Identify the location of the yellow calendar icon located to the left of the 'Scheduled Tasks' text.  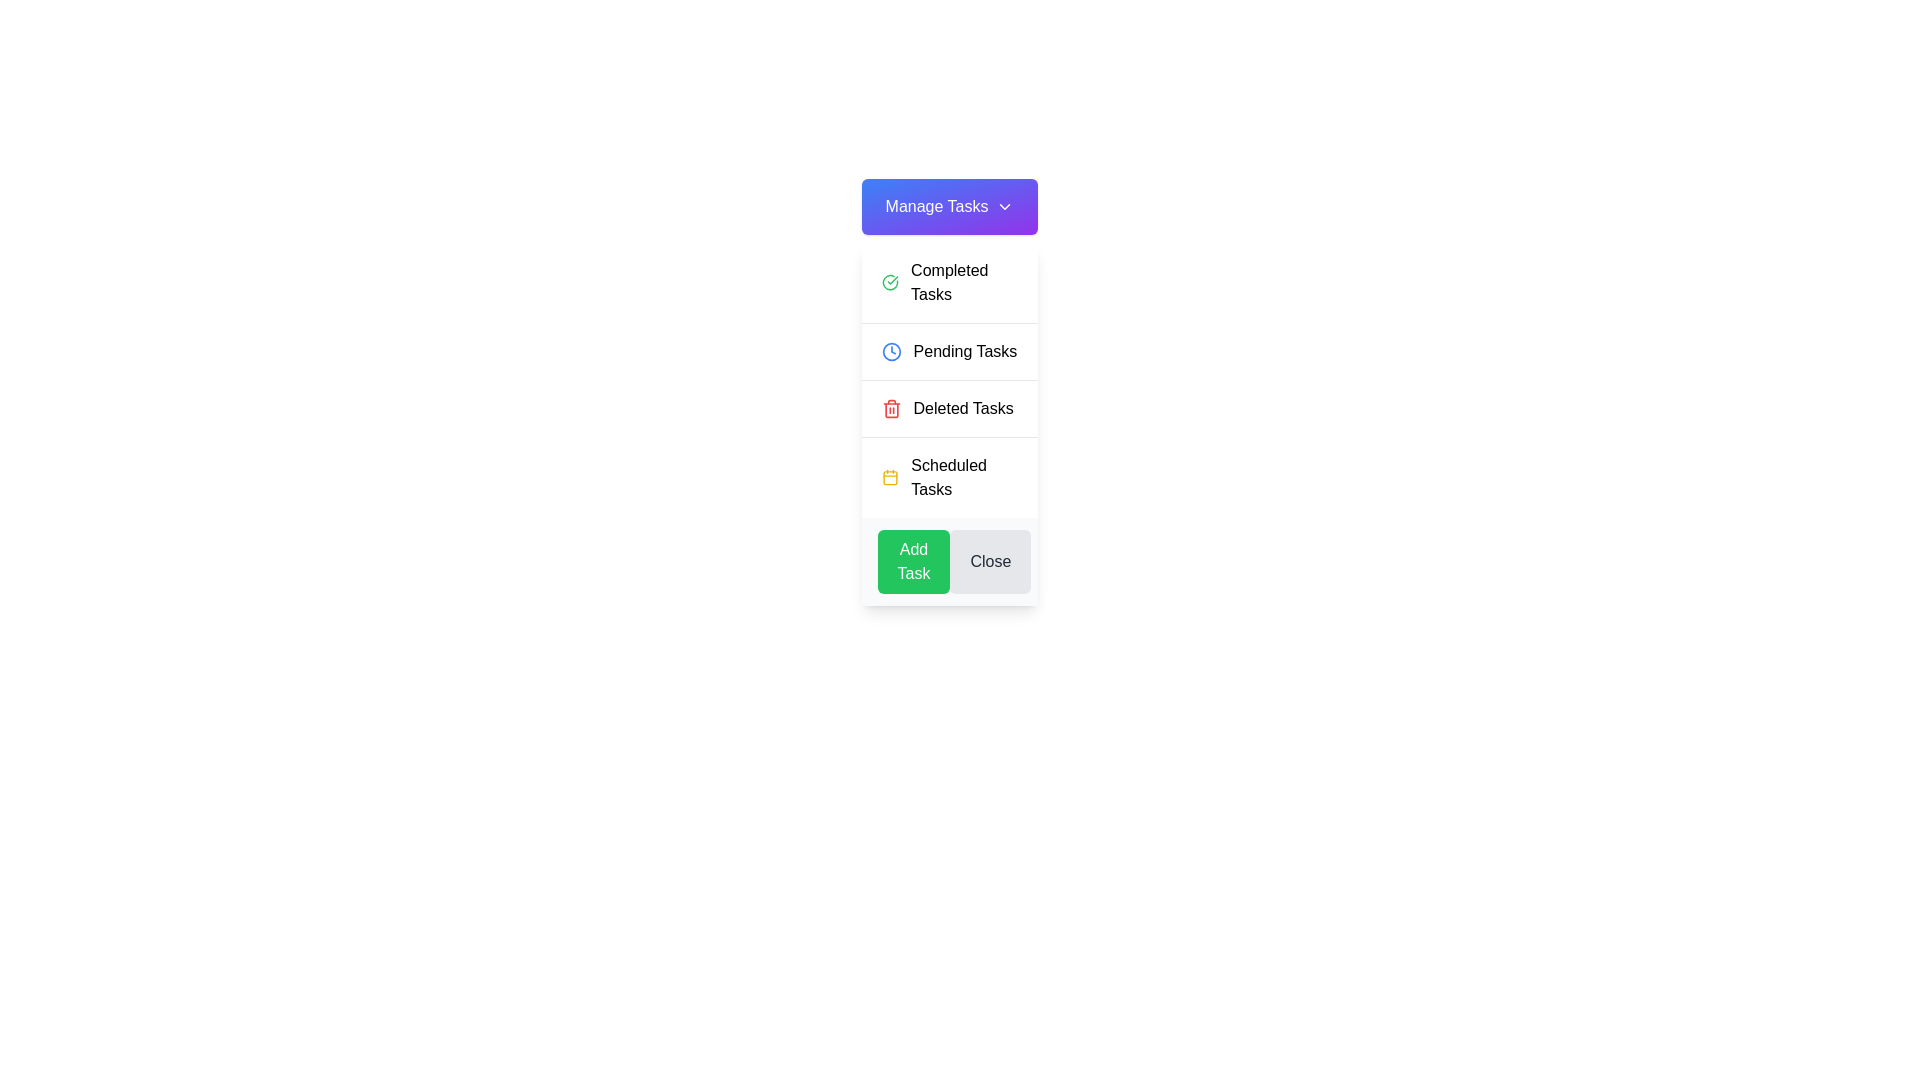
(889, 478).